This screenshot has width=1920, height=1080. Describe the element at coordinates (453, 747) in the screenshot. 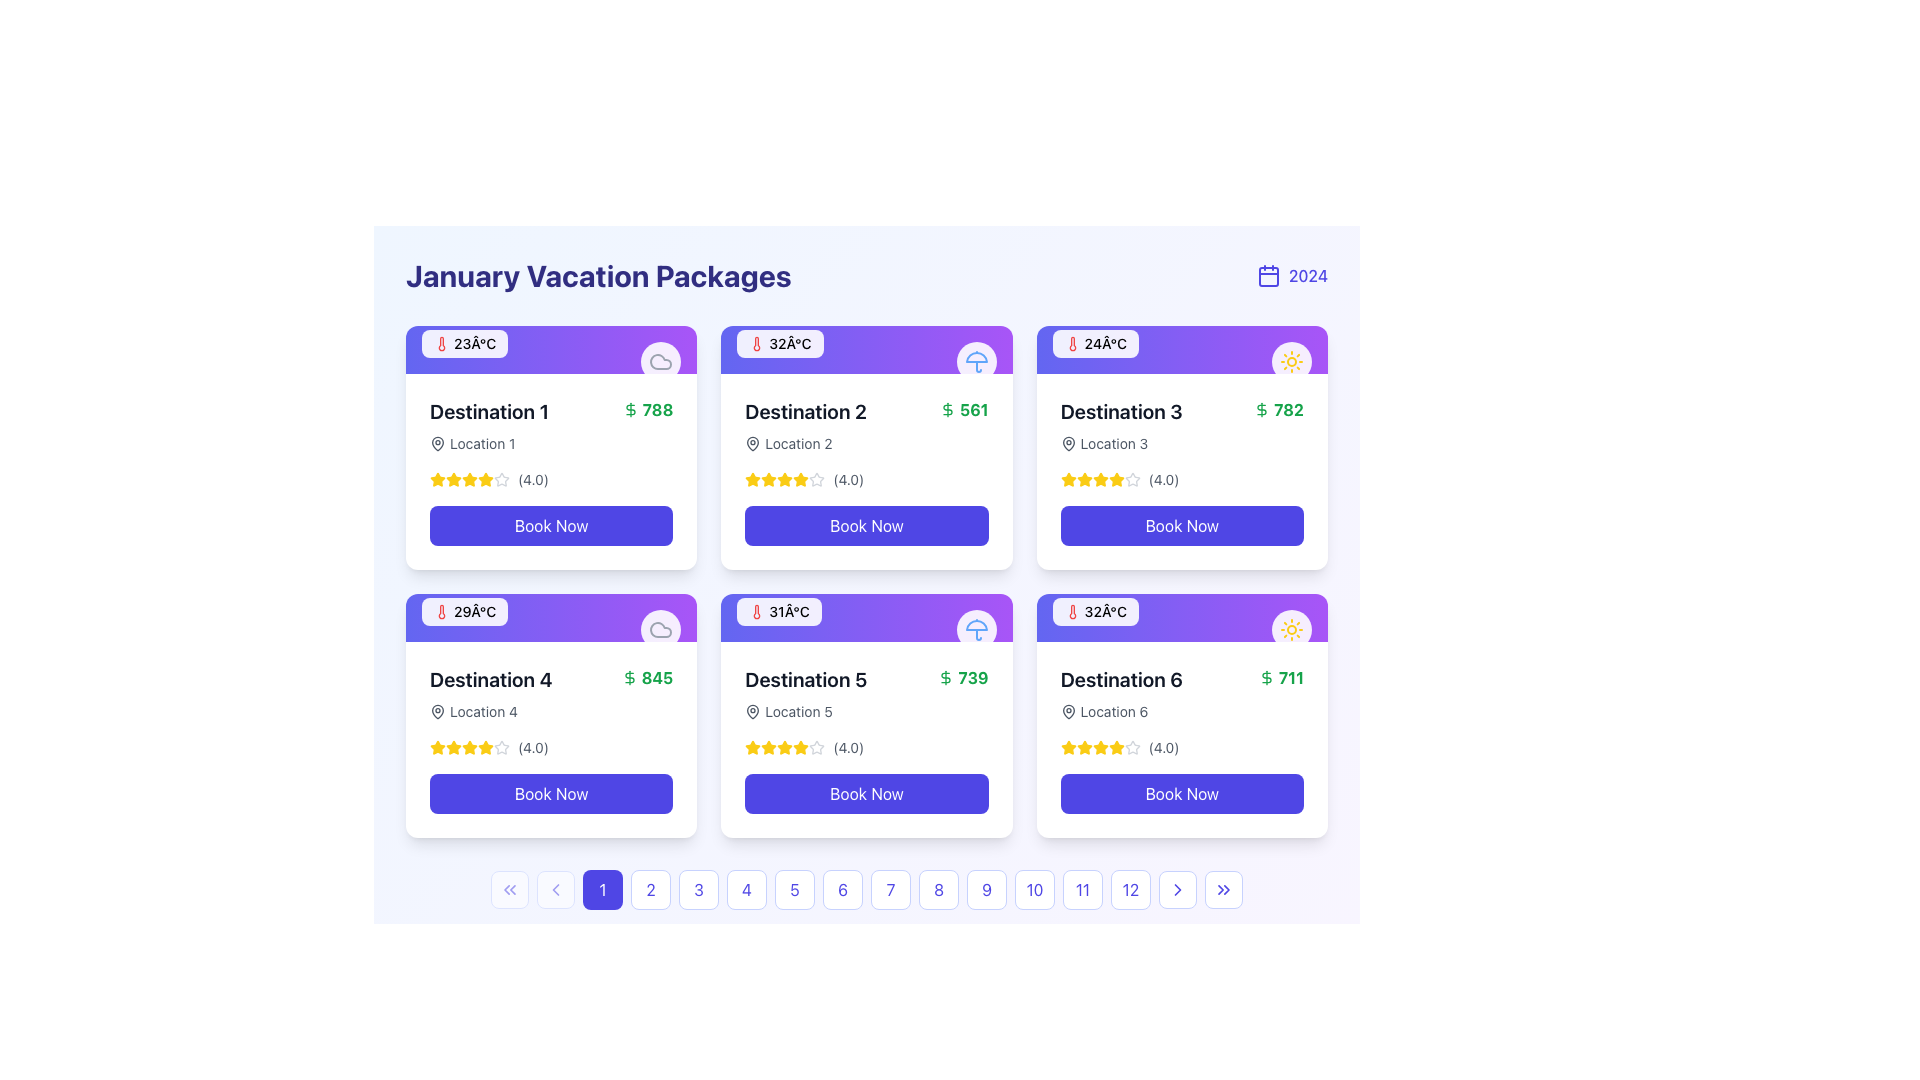

I see `the fourth yellow star icon in the row of five stars within the 'Destination 4' card located in the lower-left quadrant of the layout` at that location.